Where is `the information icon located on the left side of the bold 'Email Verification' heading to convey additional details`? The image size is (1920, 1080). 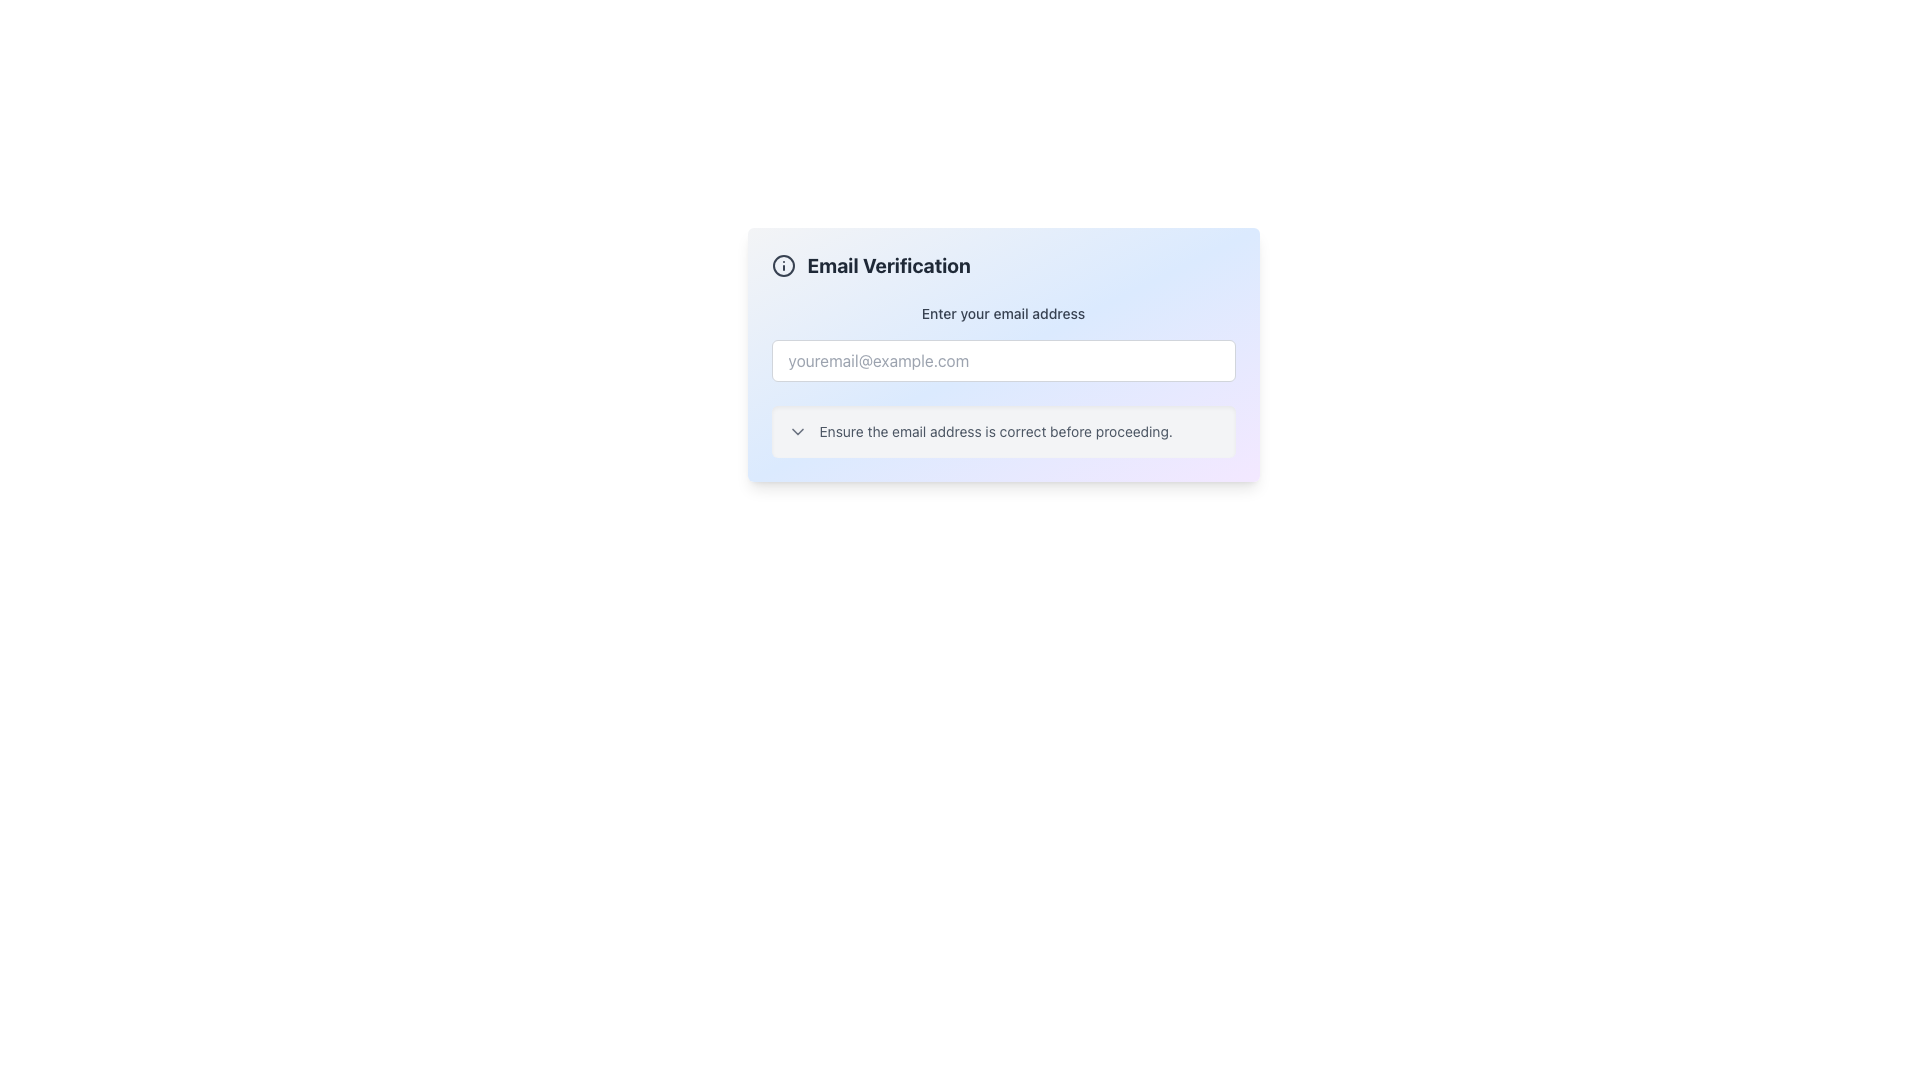 the information icon located on the left side of the bold 'Email Verification' heading to convey additional details is located at coordinates (782, 265).